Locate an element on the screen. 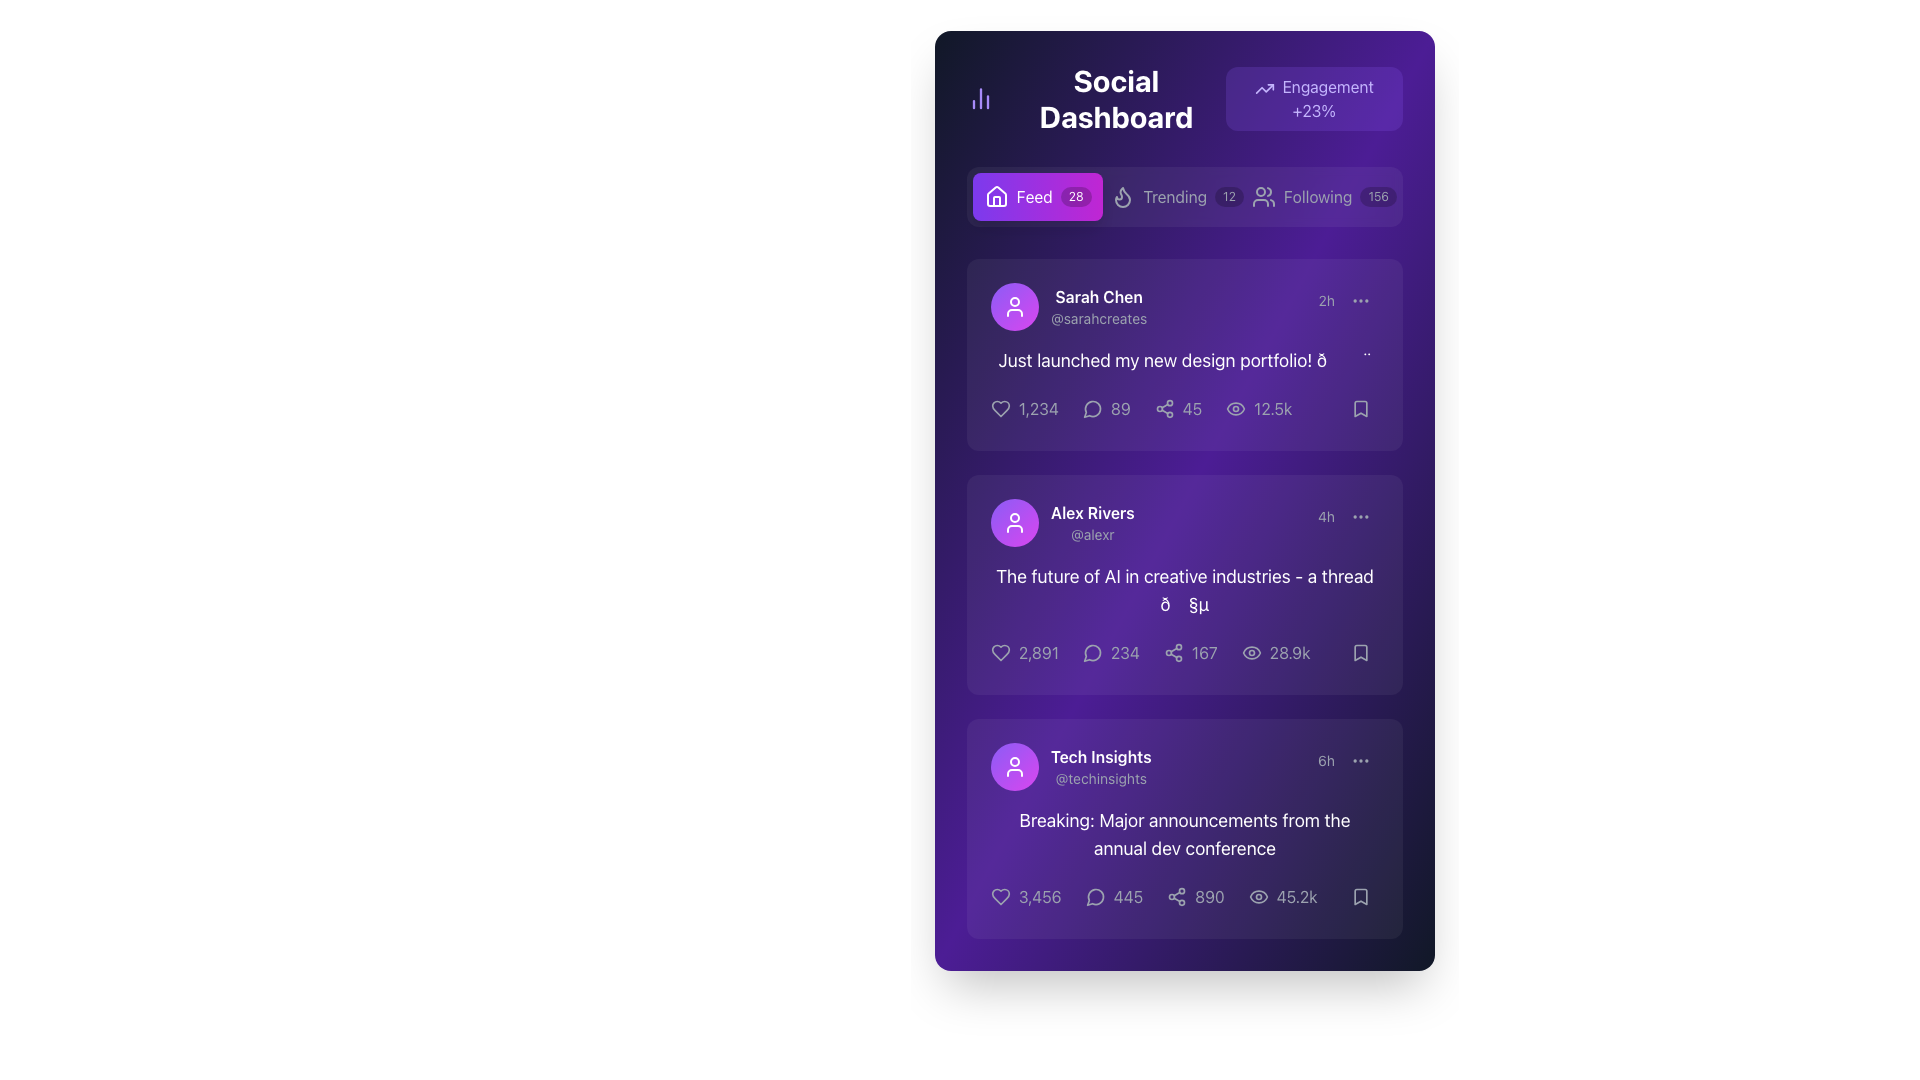 This screenshot has width=1920, height=1080. timestamp text '4h' located in the top-right corner of the post by 'Alex Rivers', which indicates the time since the post was made is located at coordinates (1348, 515).